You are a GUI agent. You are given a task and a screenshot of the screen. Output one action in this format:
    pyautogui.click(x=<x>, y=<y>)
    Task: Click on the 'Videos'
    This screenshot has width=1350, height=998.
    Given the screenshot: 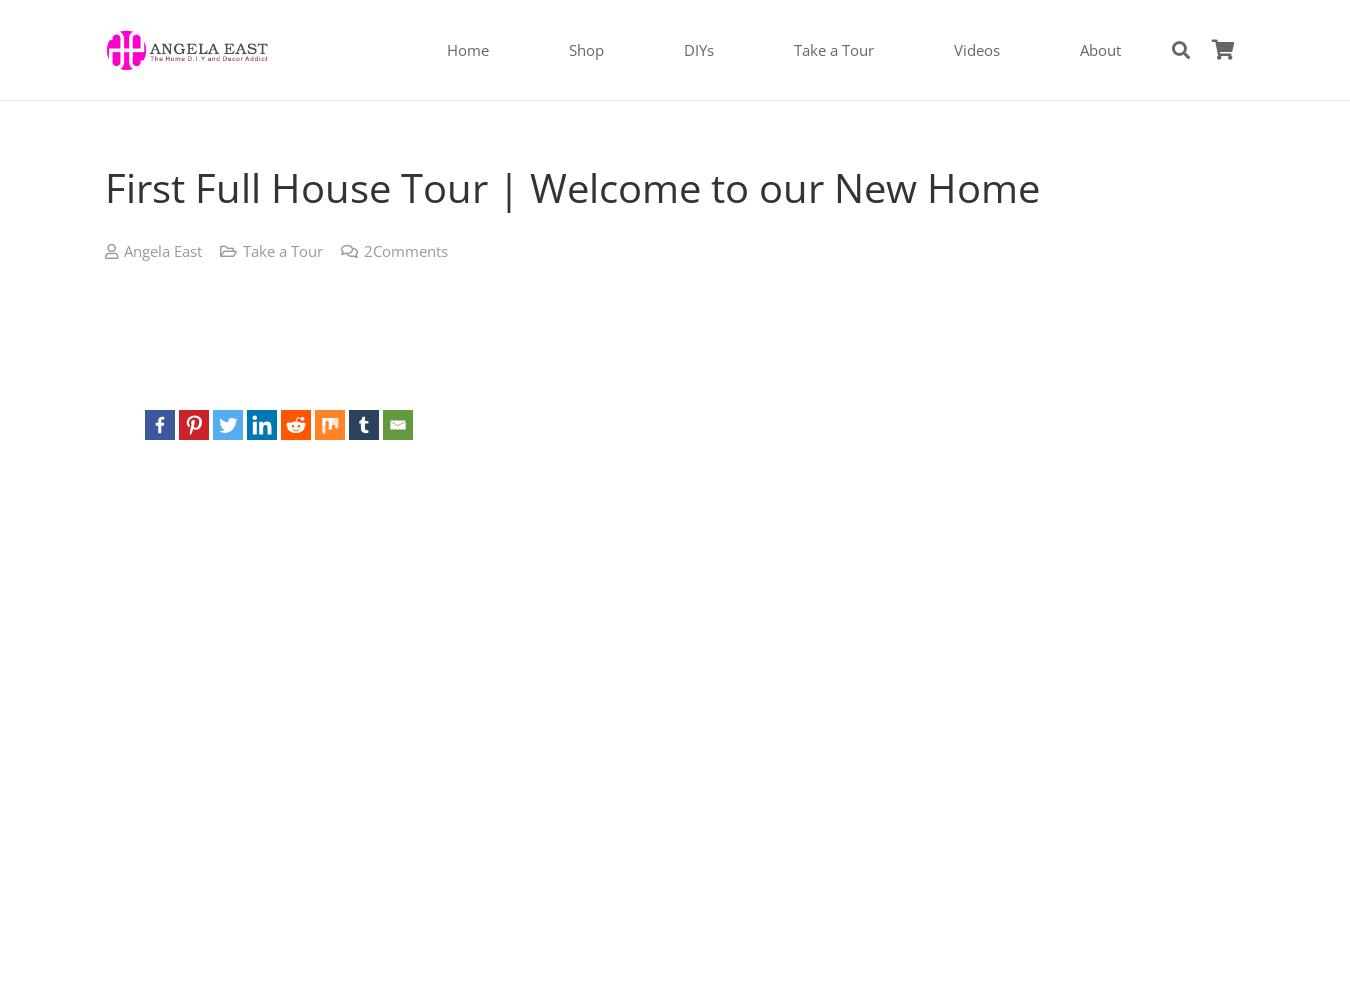 What is the action you would take?
    pyautogui.click(x=953, y=49)
    